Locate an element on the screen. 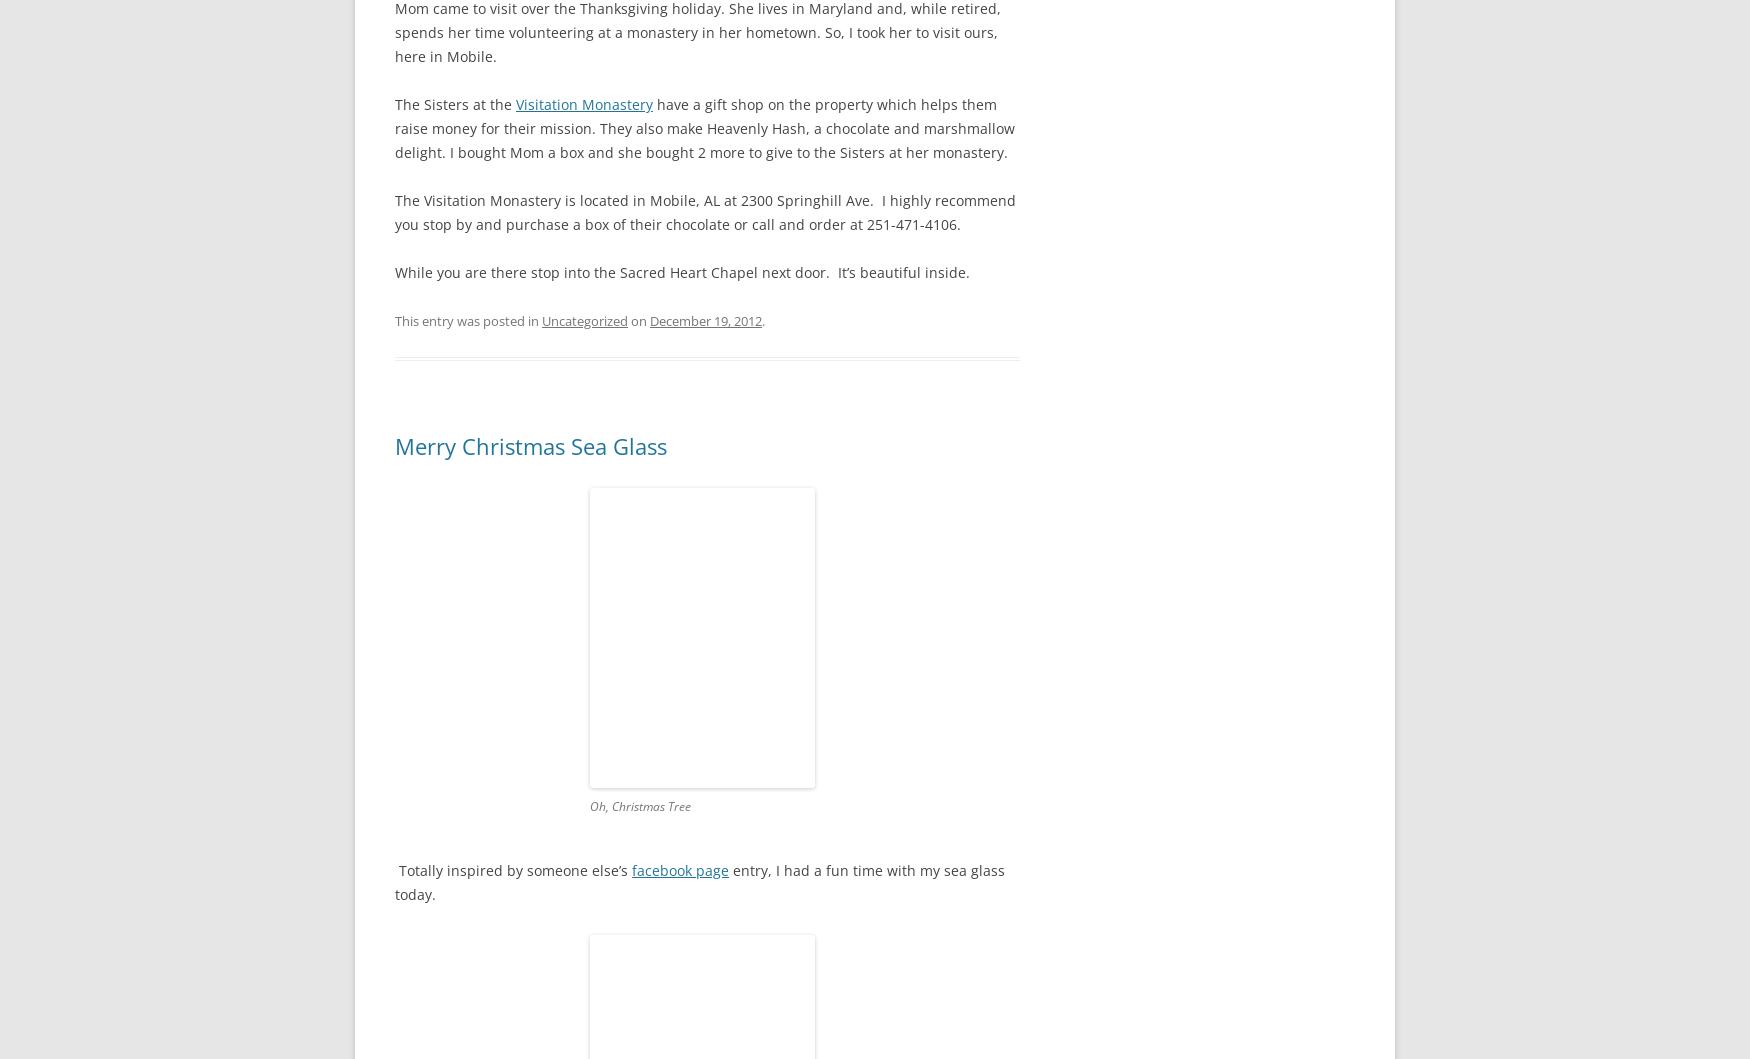 This screenshot has height=1059, width=1750. 'While you are there stop into the Sacred Heart Chapel next door.  It’s beautiful inside.' is located at coordinates (681, 272).